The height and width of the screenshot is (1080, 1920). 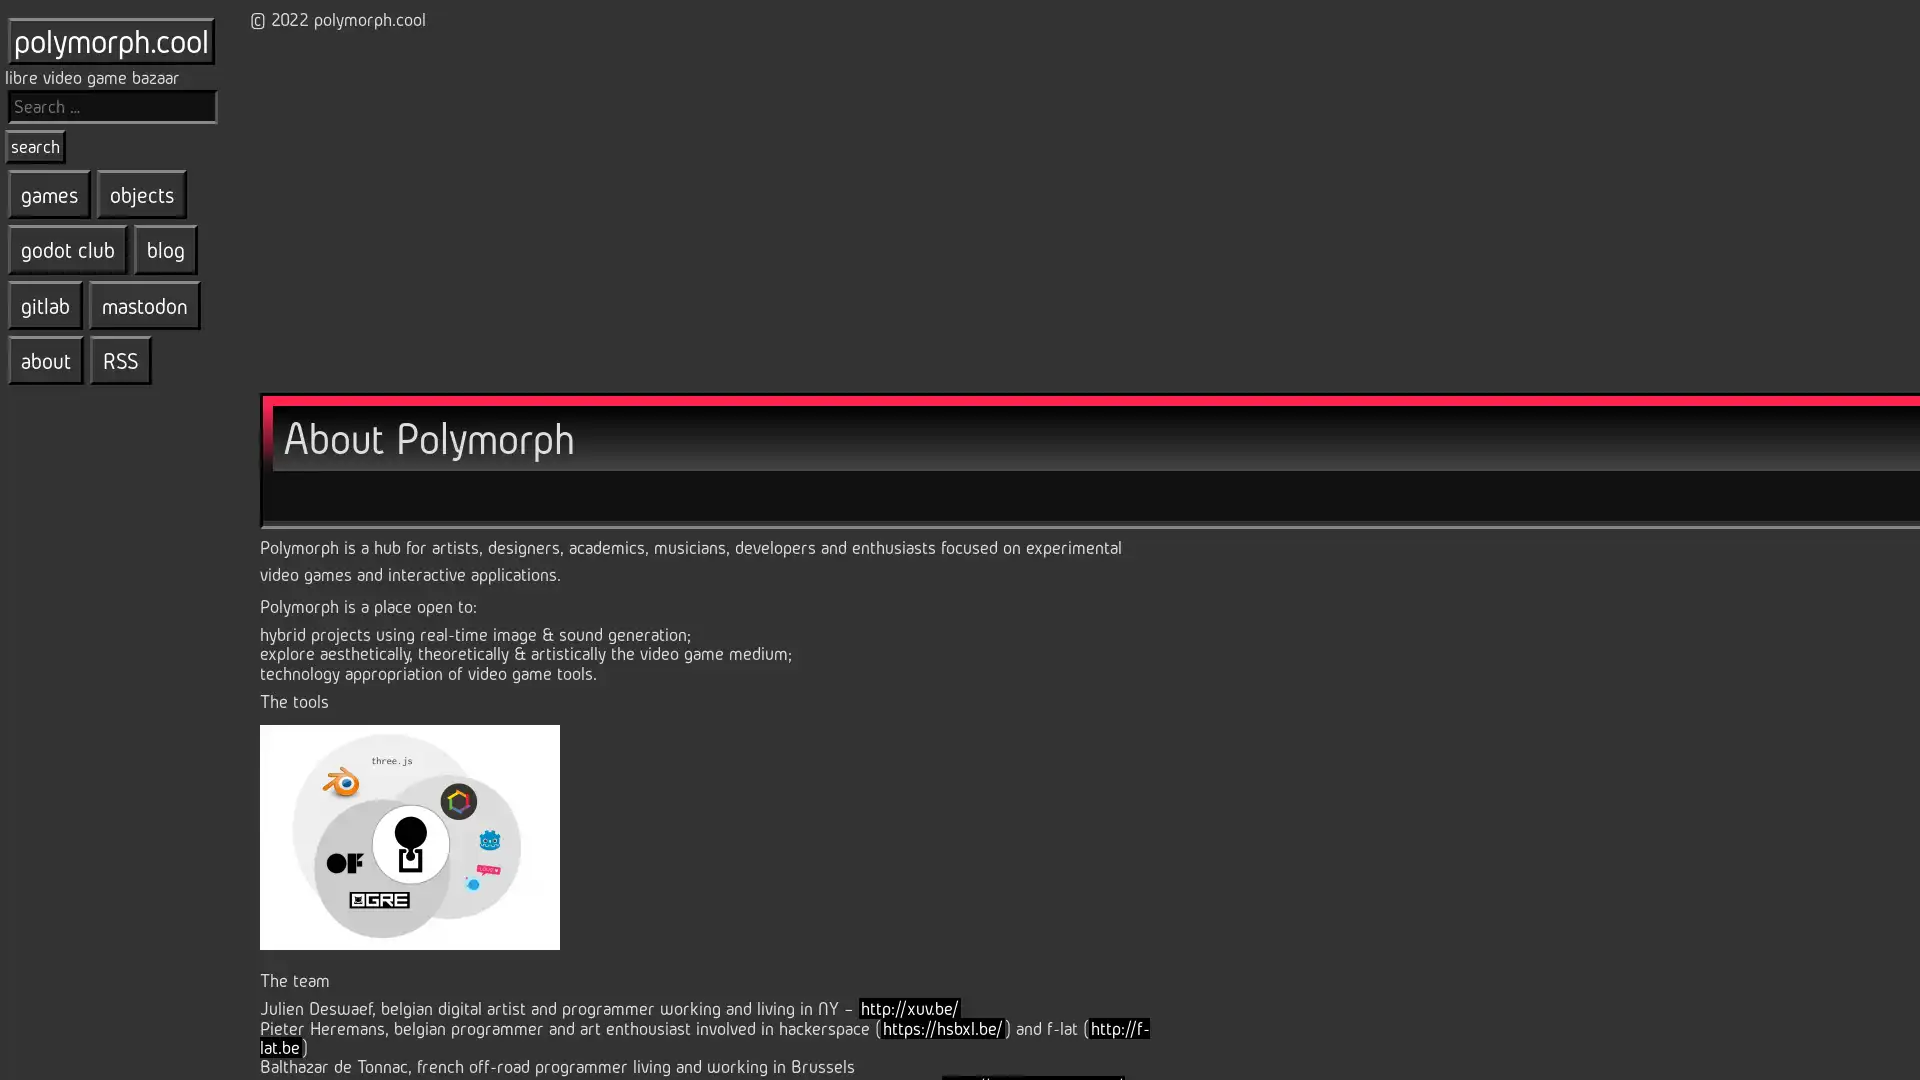 What do you see at coordinates (35, 145) in the screenshot?
I see `Search` at bounding box center [35, 145].